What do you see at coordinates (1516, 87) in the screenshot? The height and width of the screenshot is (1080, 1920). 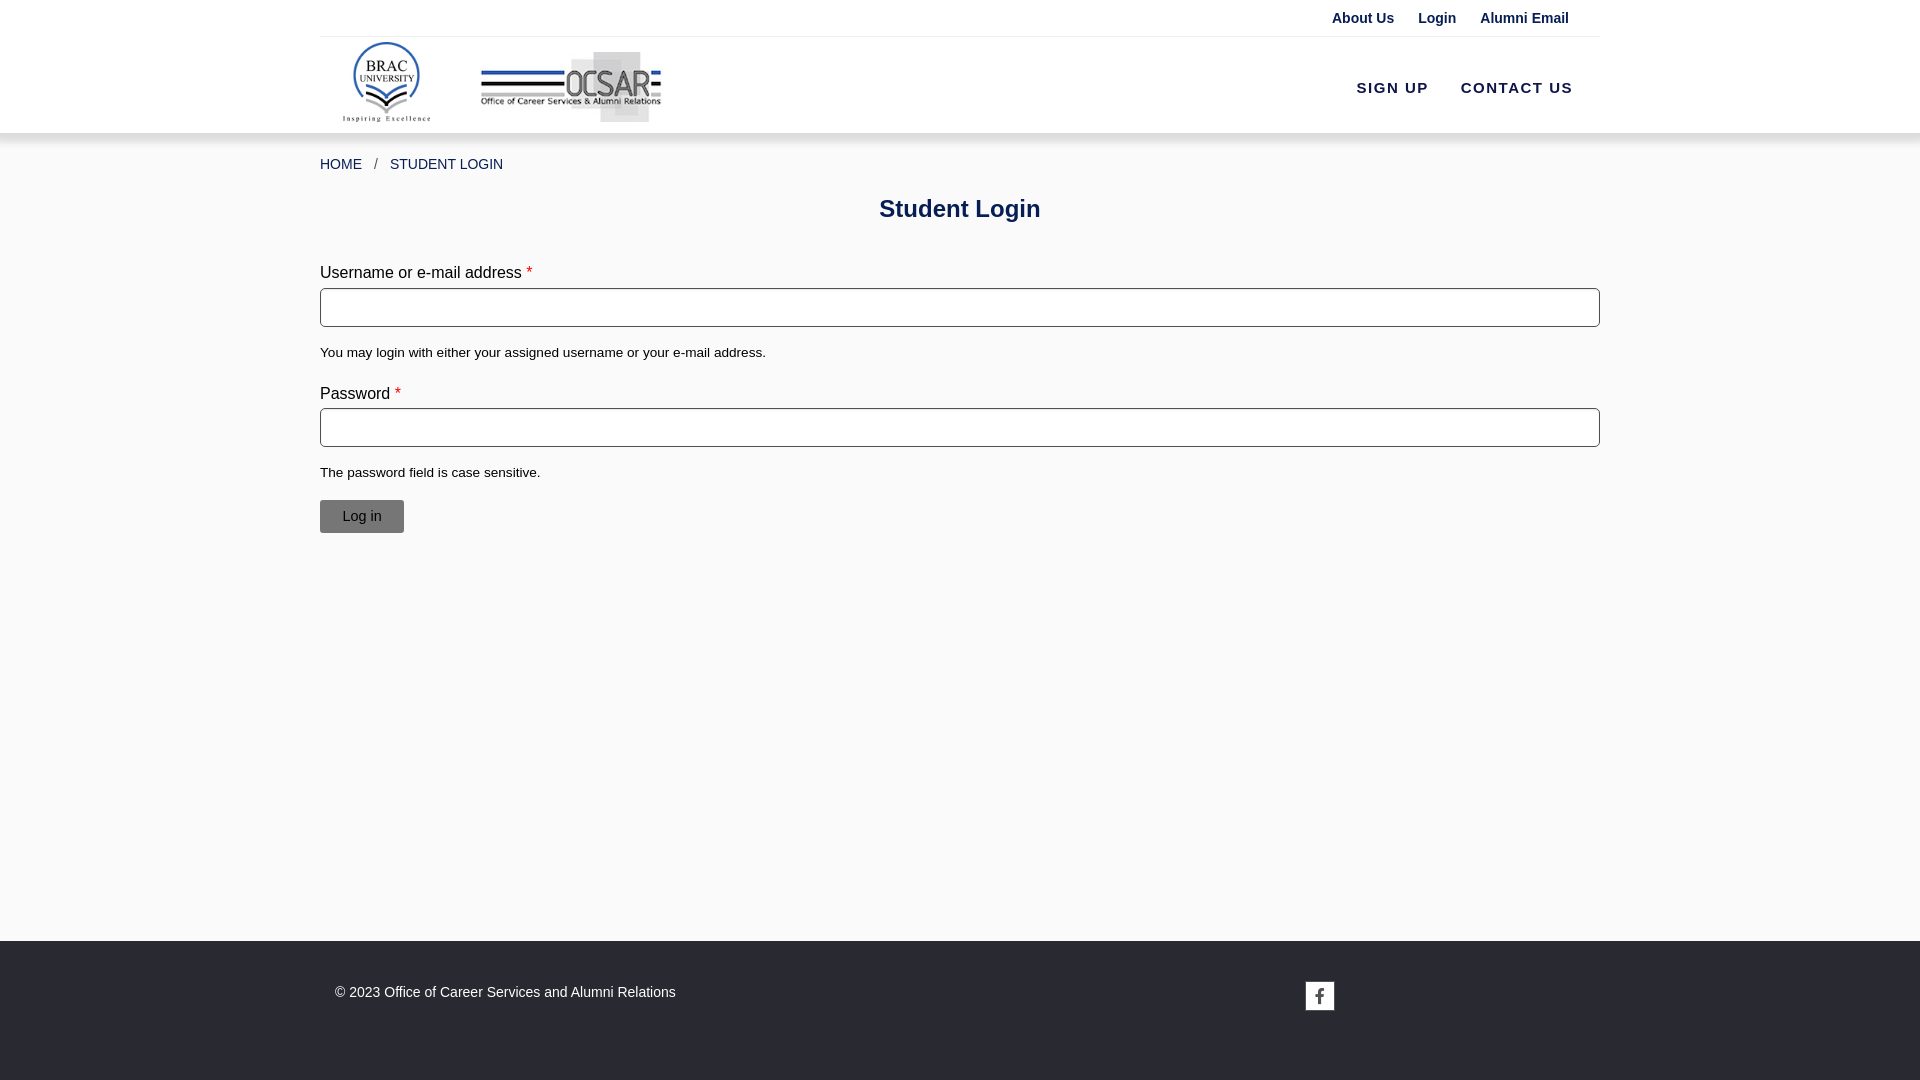 I see `'CONTACT US'` at bounding box center [1516, 87].